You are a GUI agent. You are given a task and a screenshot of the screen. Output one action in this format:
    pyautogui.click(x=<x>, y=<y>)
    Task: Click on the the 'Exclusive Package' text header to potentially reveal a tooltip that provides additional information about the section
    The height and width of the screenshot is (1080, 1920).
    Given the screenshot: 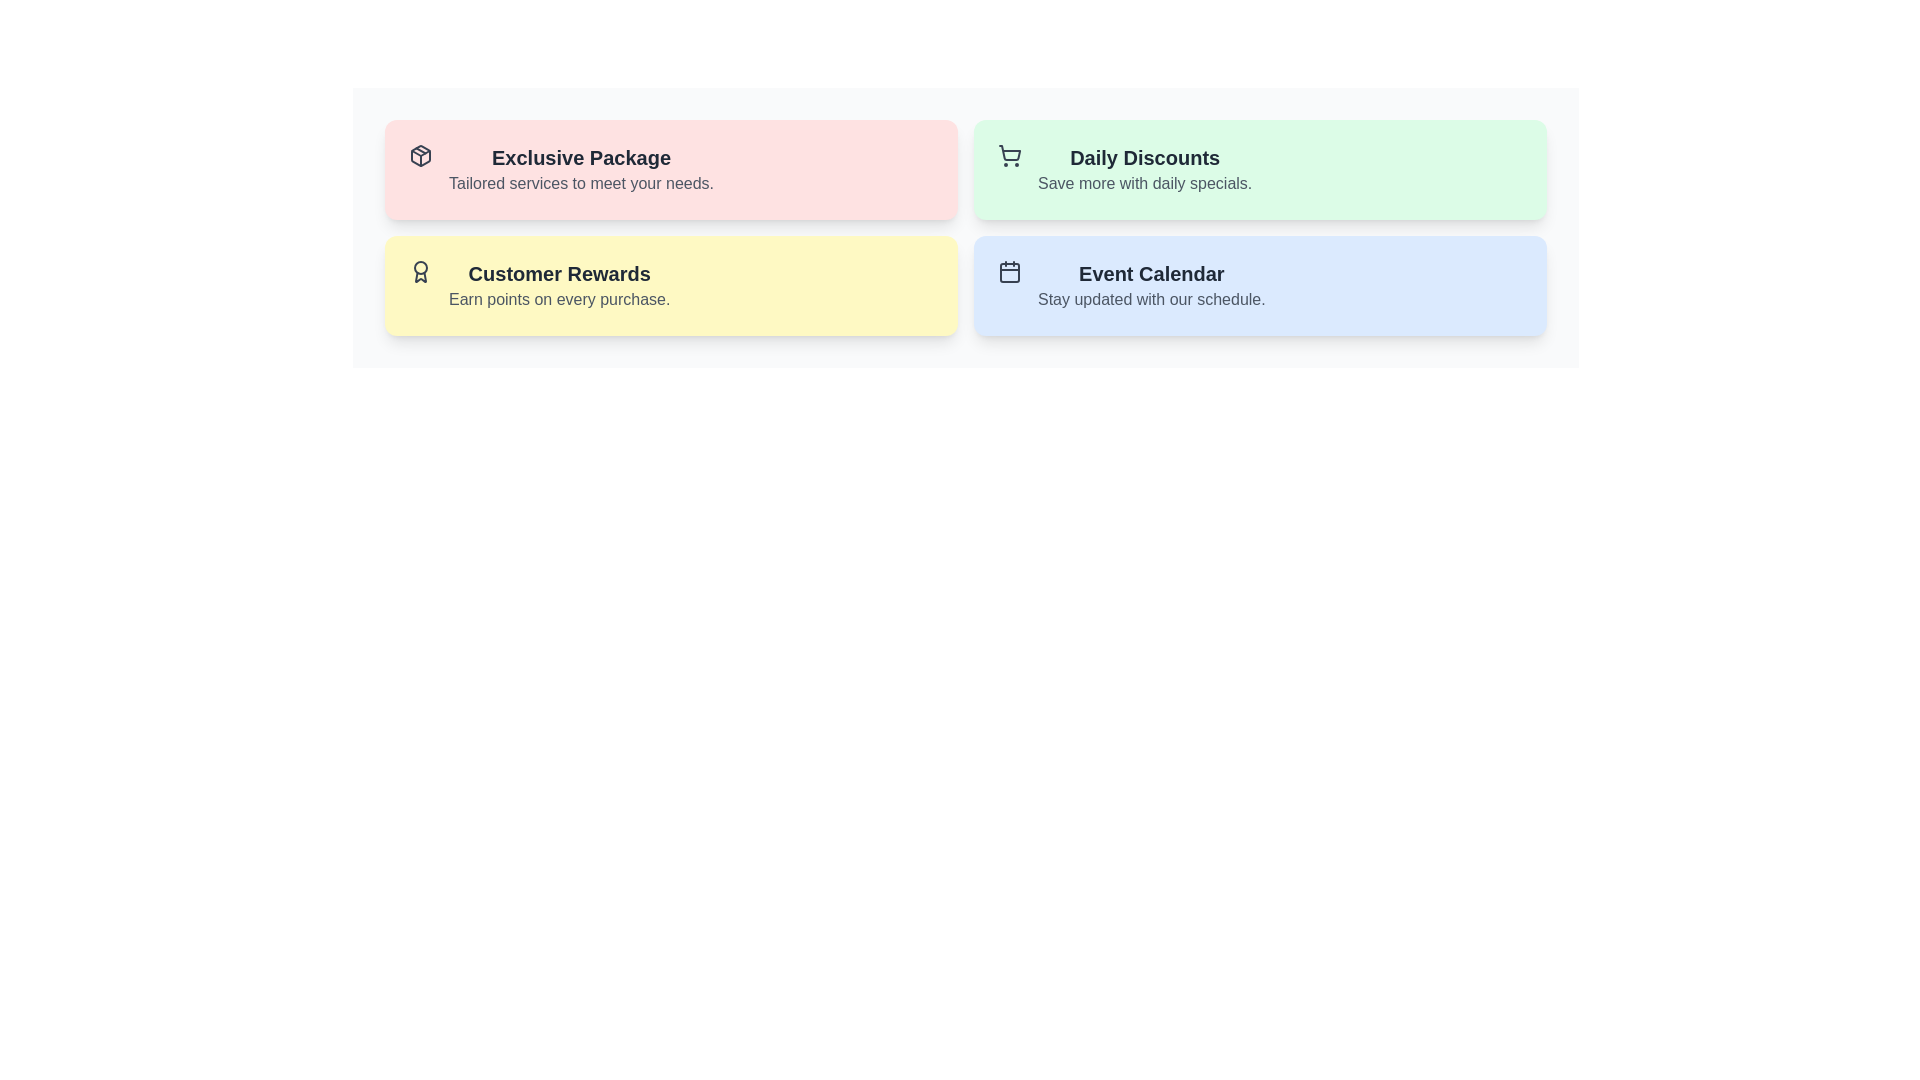 What is the action you would take?
    pyautogui.click(x=580, y=168)
    